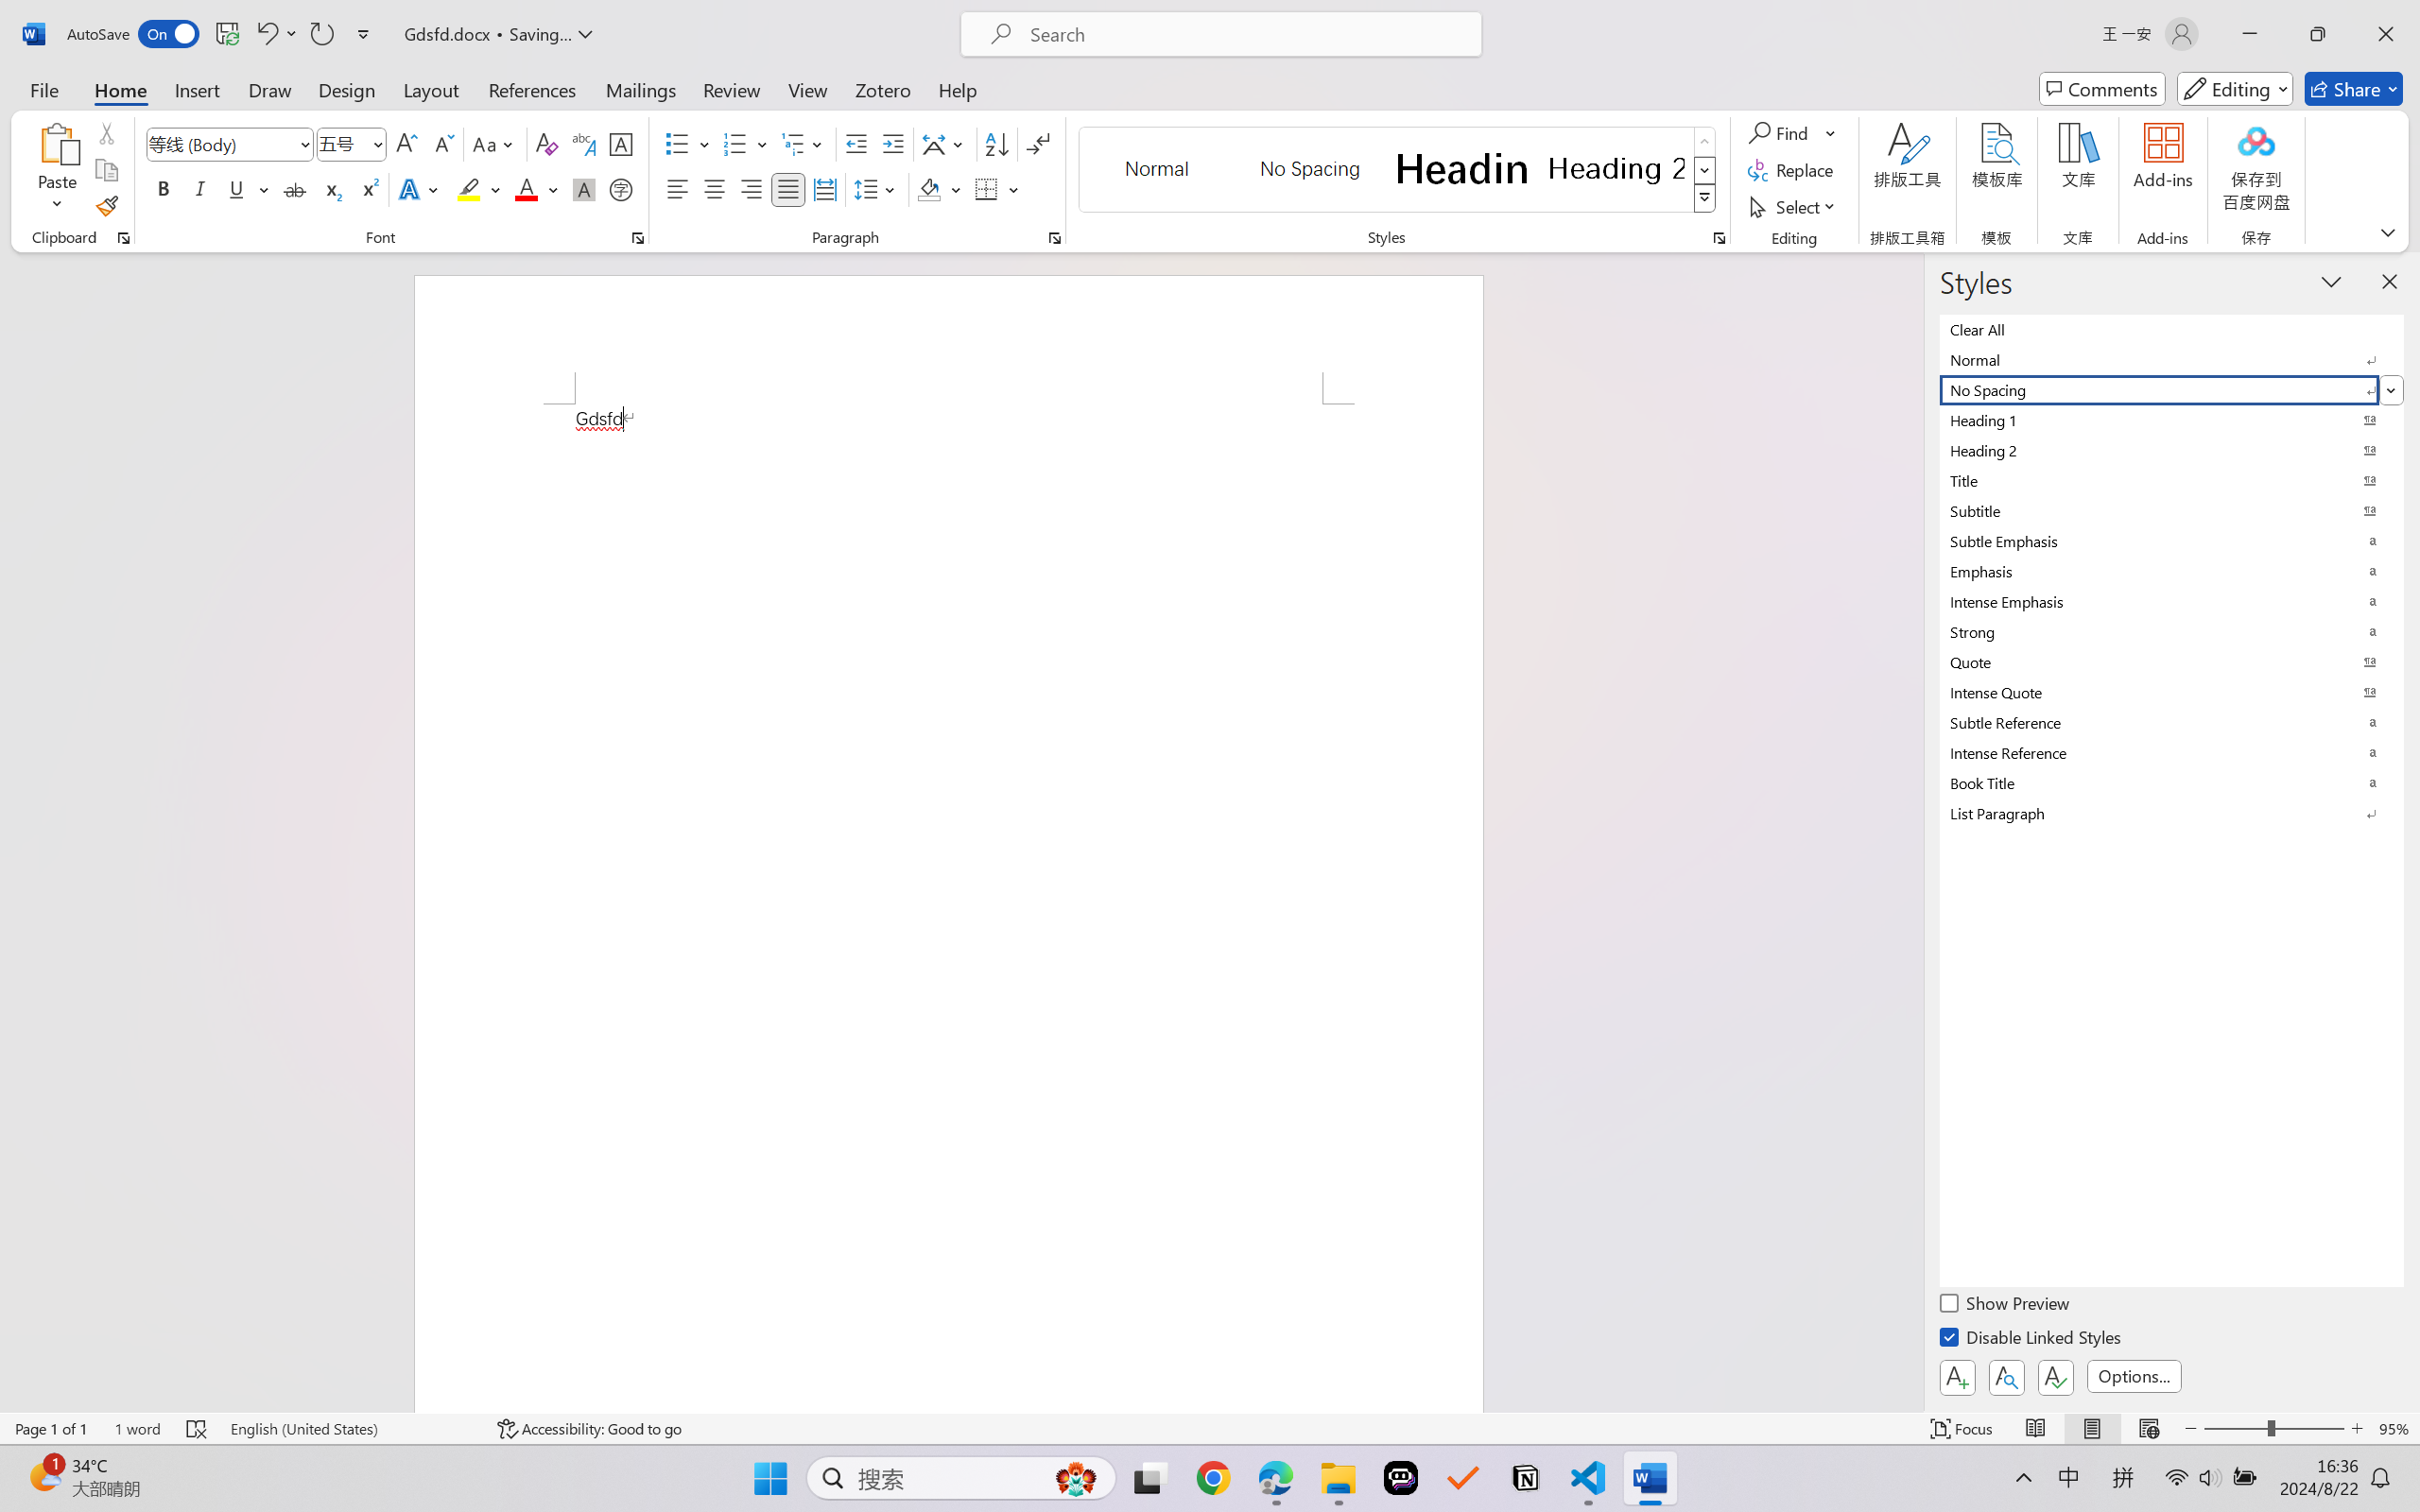 This screenshot has width=2420, height=1512. What do you see at coordinates (294, 188) in the screenshot?
I see `'Strikethrough'` at bounding box center [294, 188].